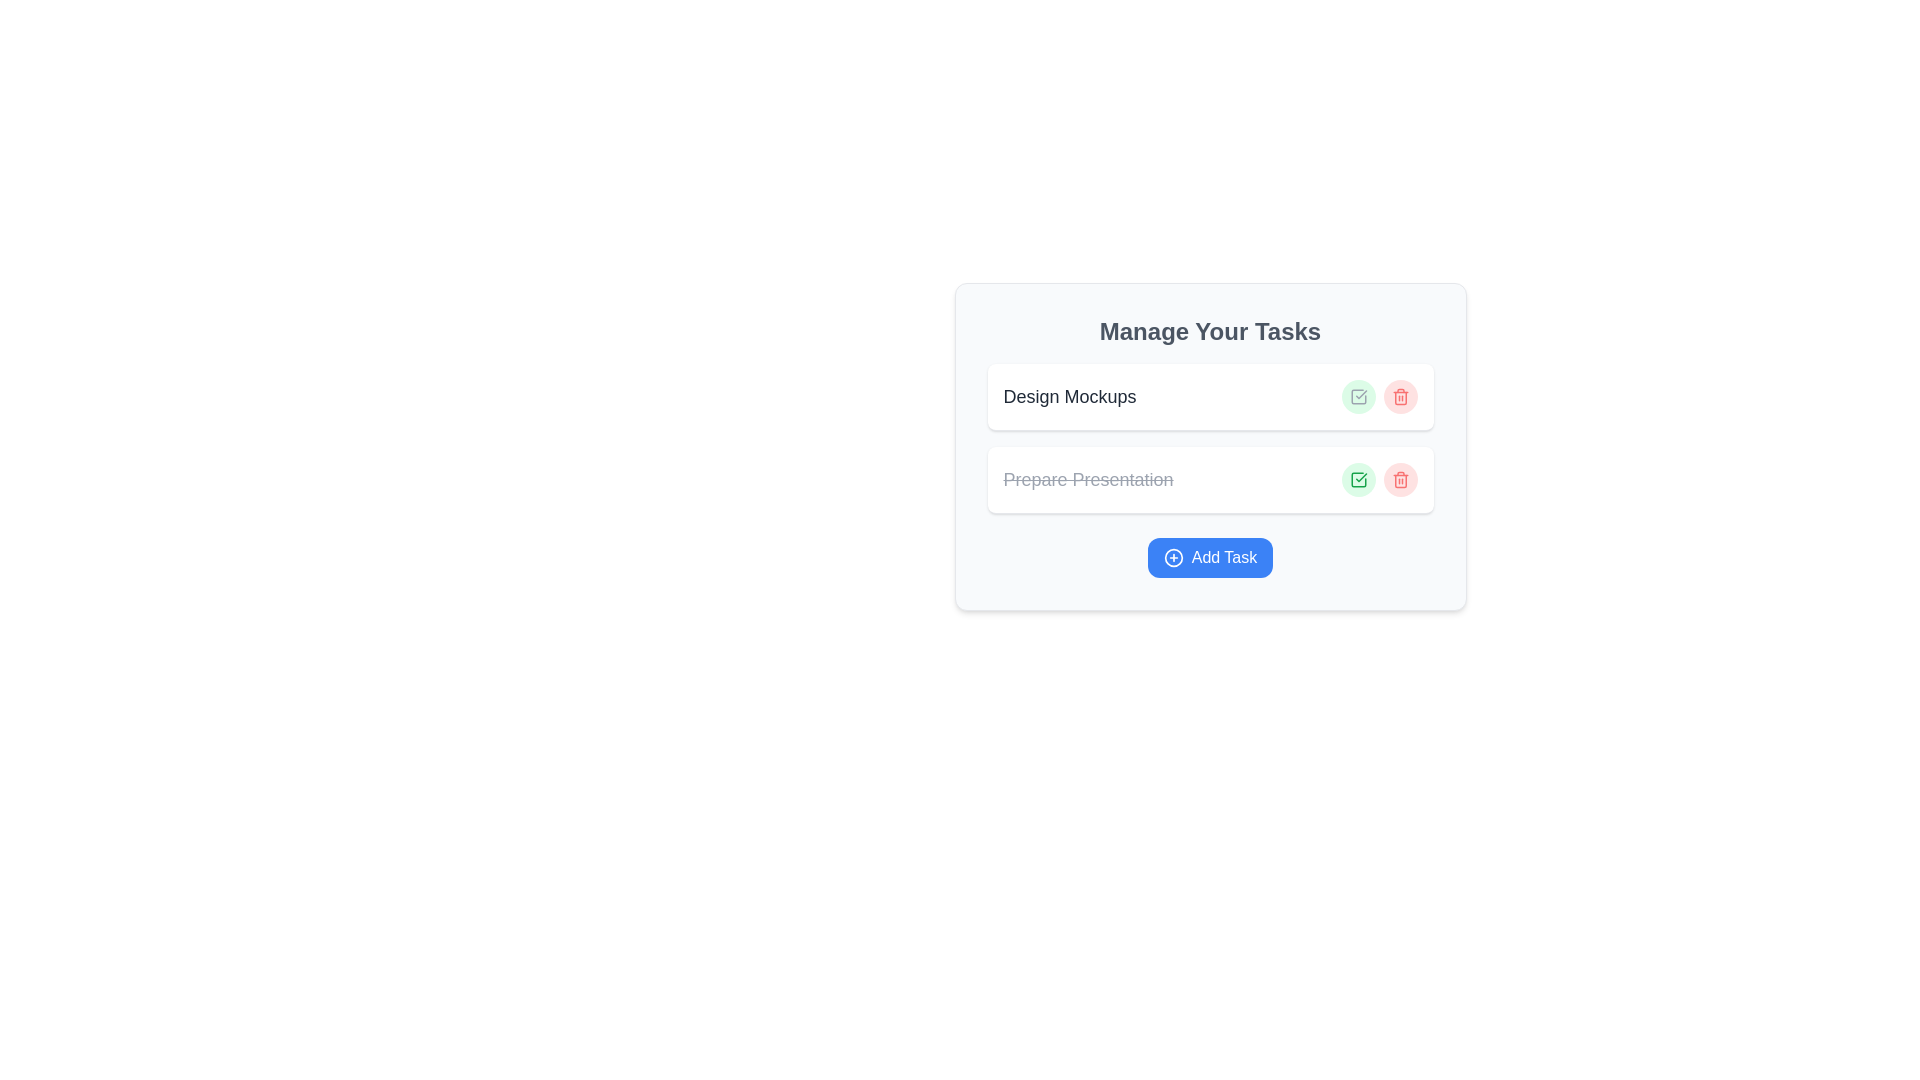  I want to click on the SVG checkmark icon with a gray stroke, so click(1358, 397).